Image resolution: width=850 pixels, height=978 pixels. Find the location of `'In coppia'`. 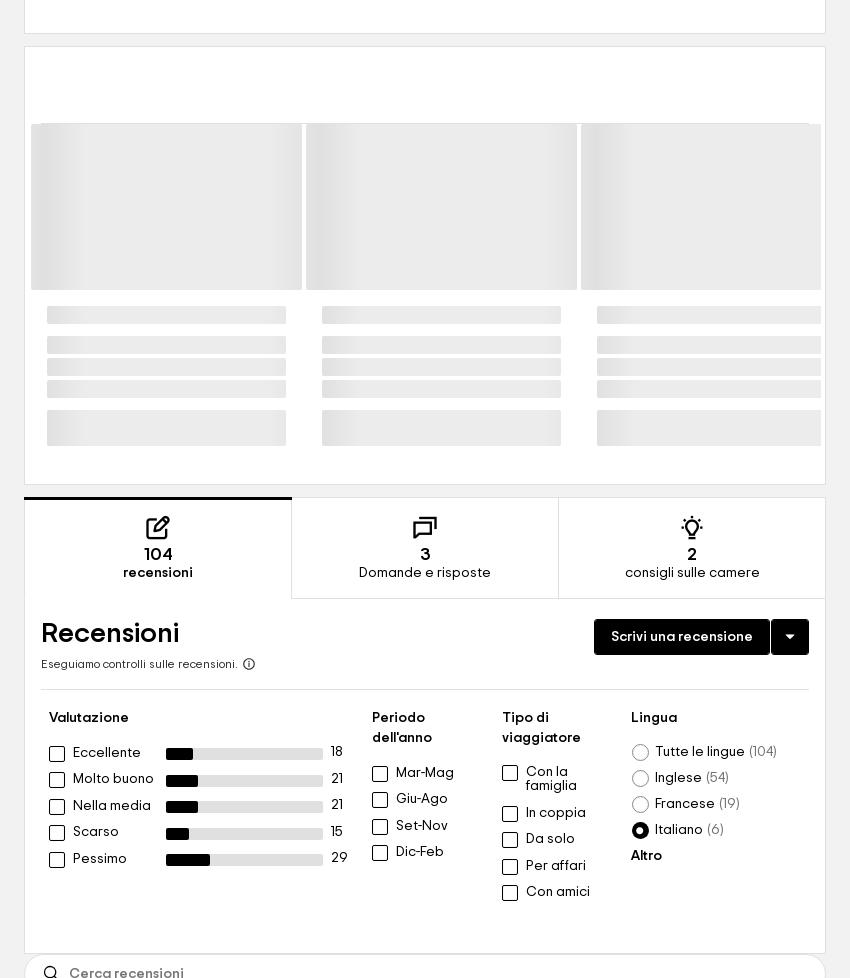

'In coppia' is located at coordinates (554, 811).